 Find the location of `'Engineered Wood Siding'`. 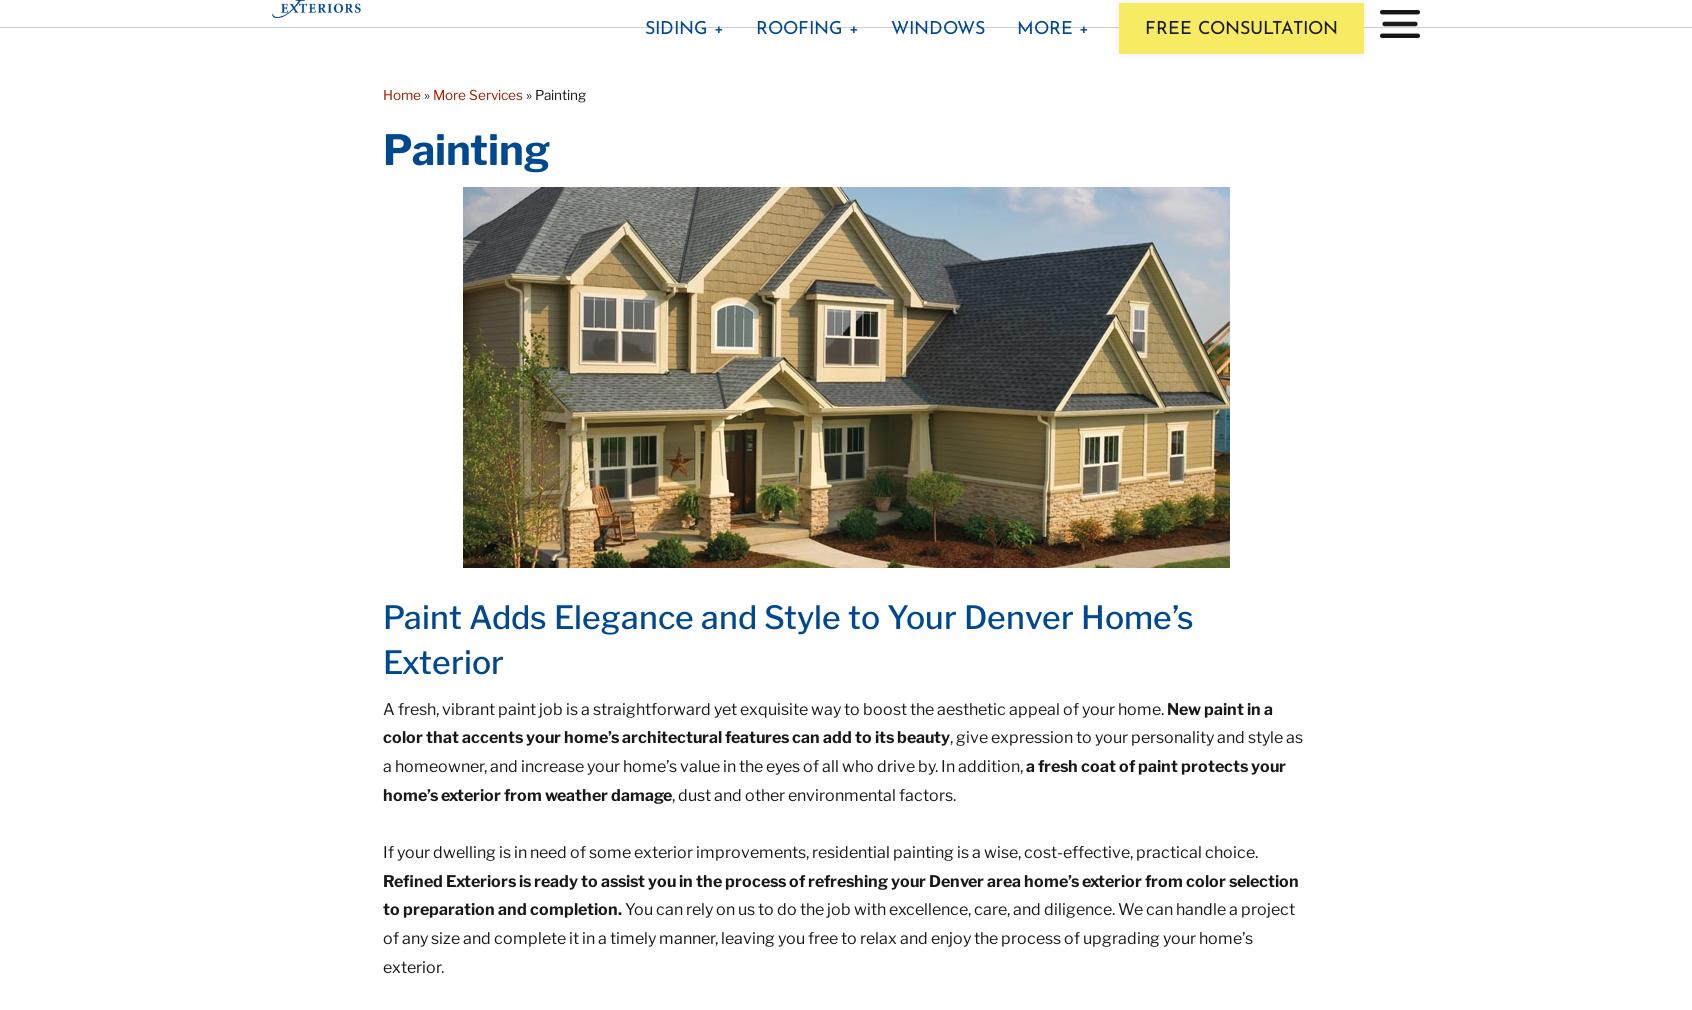

'Engineered Wood Siding' is located at coordinates (725, 277).